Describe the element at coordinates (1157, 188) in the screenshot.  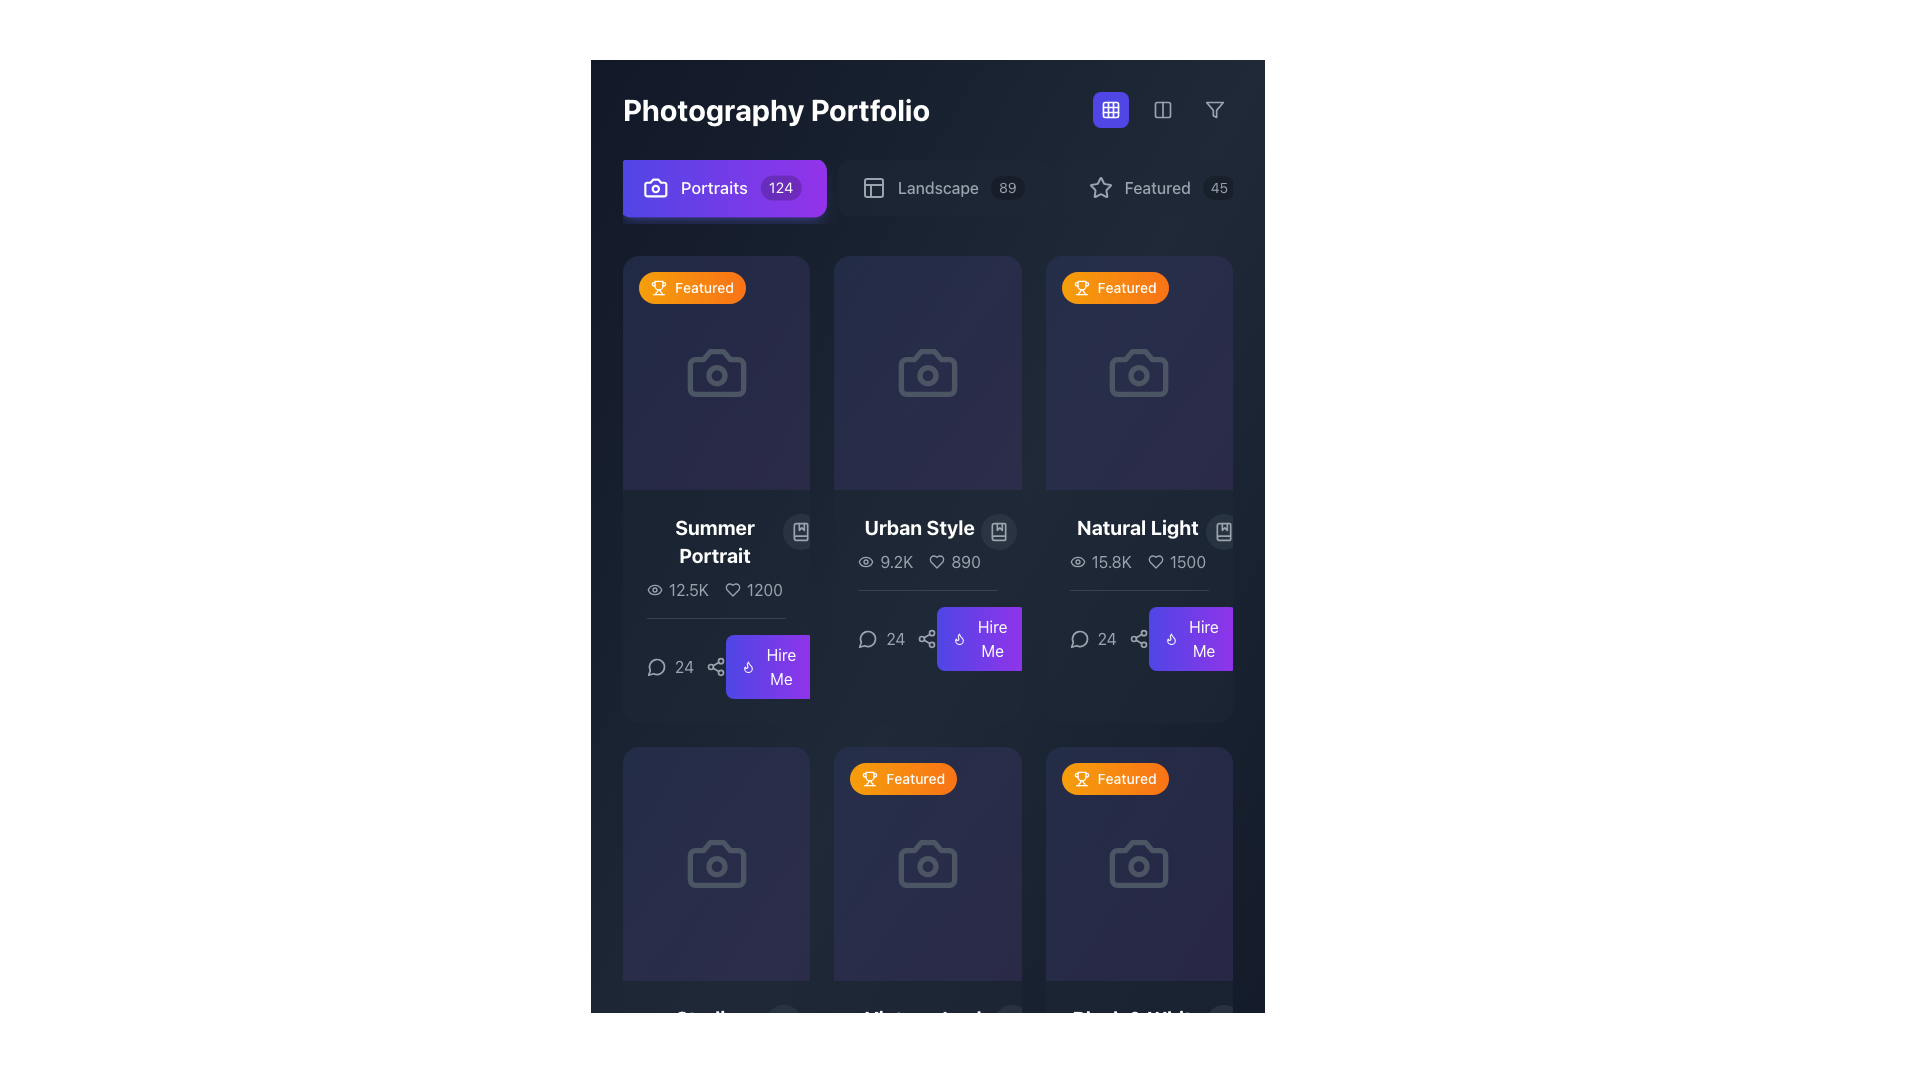
I see `the 'Featured' text label located in the navigation area, positioned to the right of a star icon and preceding a badge with the number '45'` at that location.